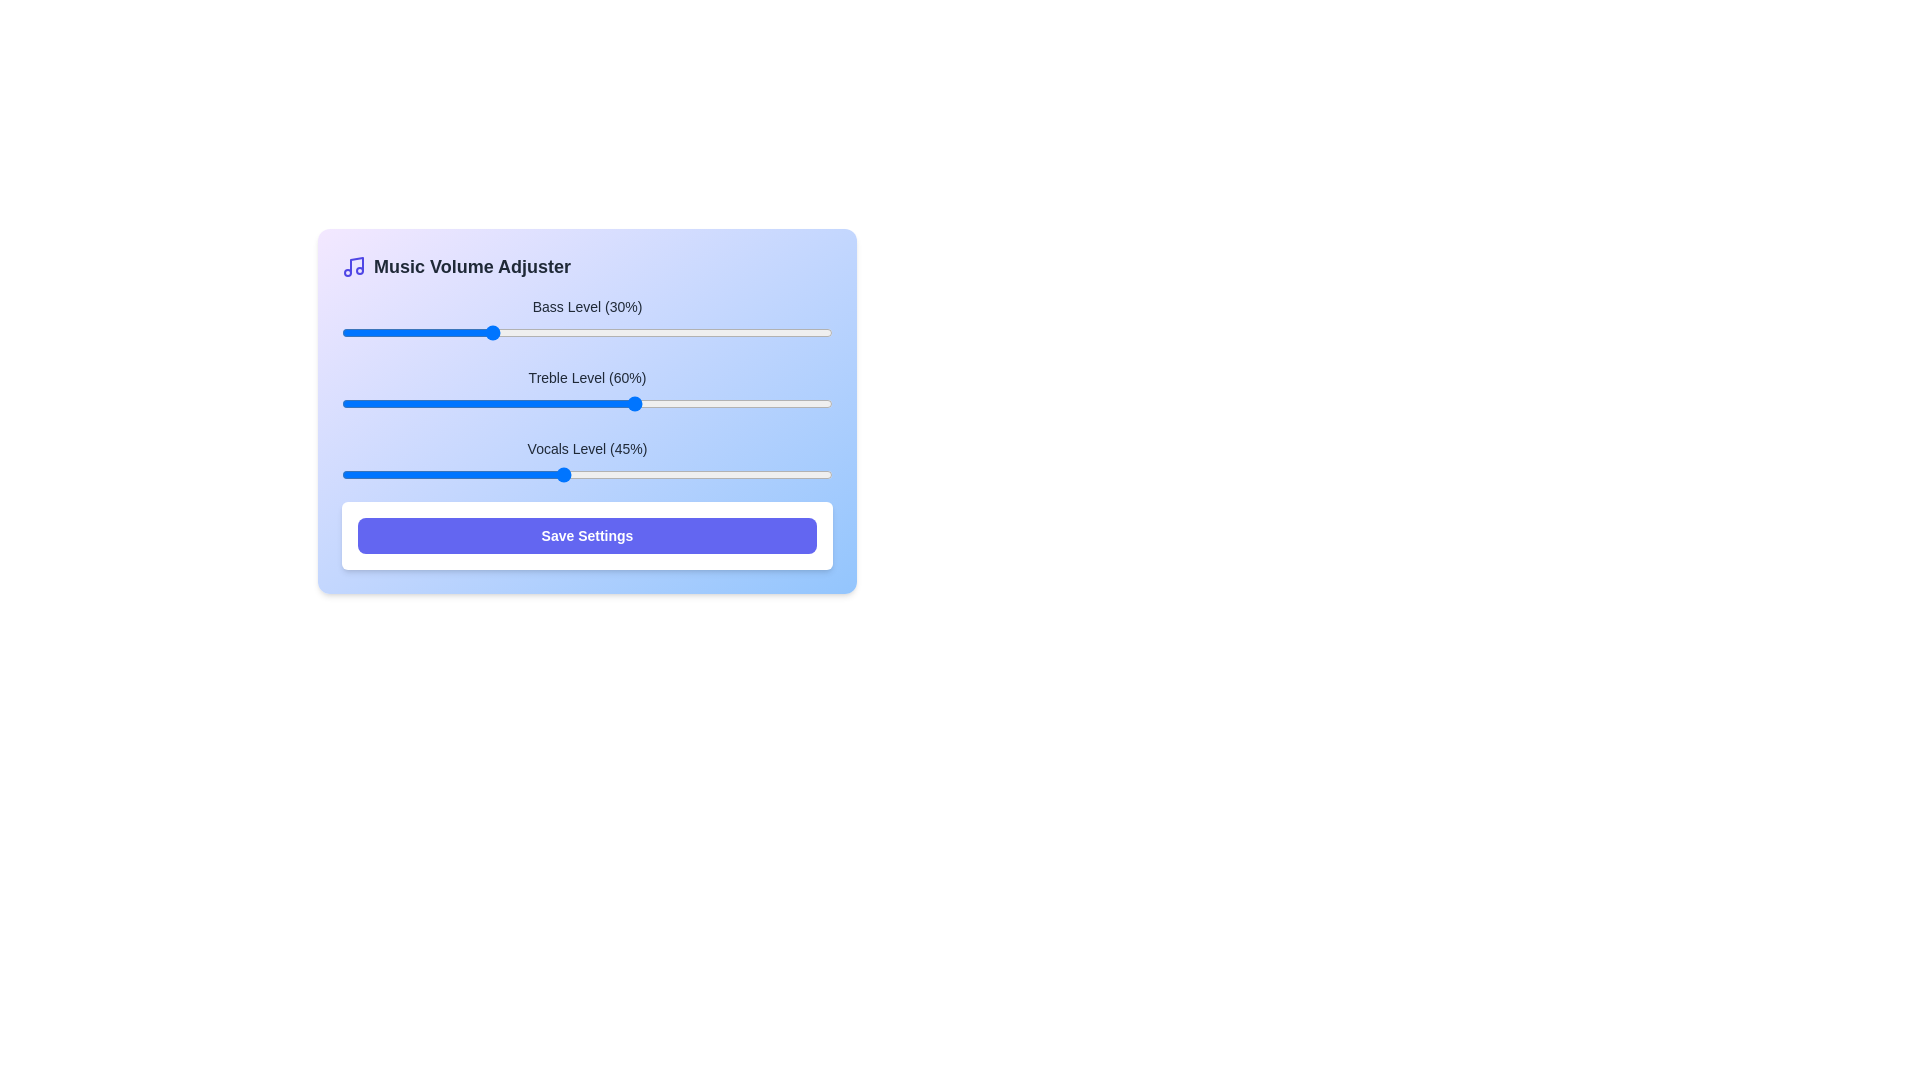  Describe the element at coordinates (576, 404) in the screenshot. I see `the treble level` at that location.